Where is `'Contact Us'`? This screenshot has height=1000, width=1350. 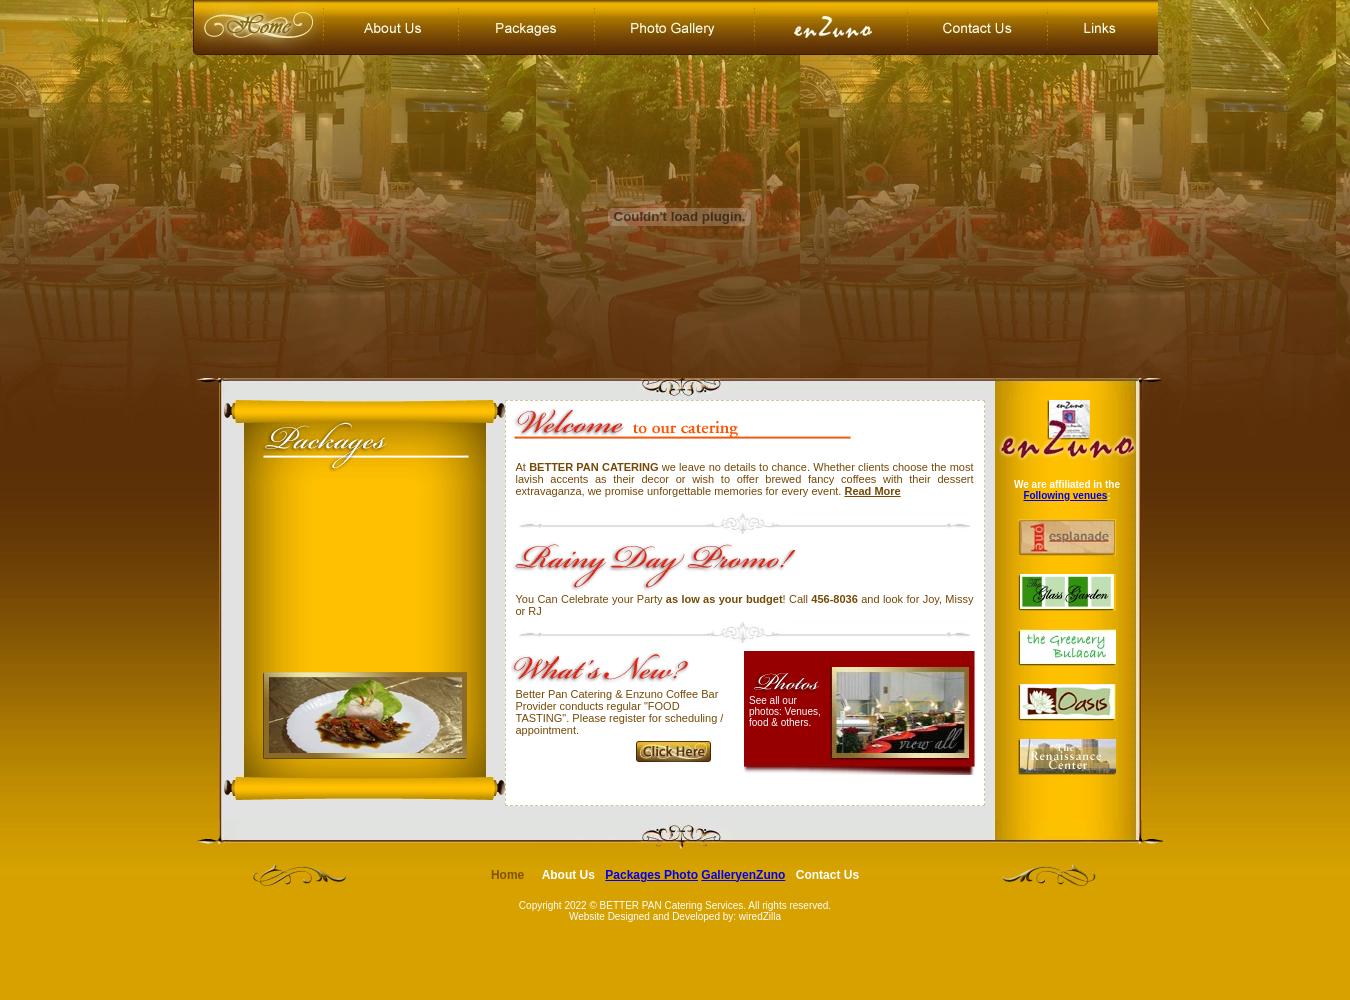 'Contact Us' is located at coordinates (827, 873).